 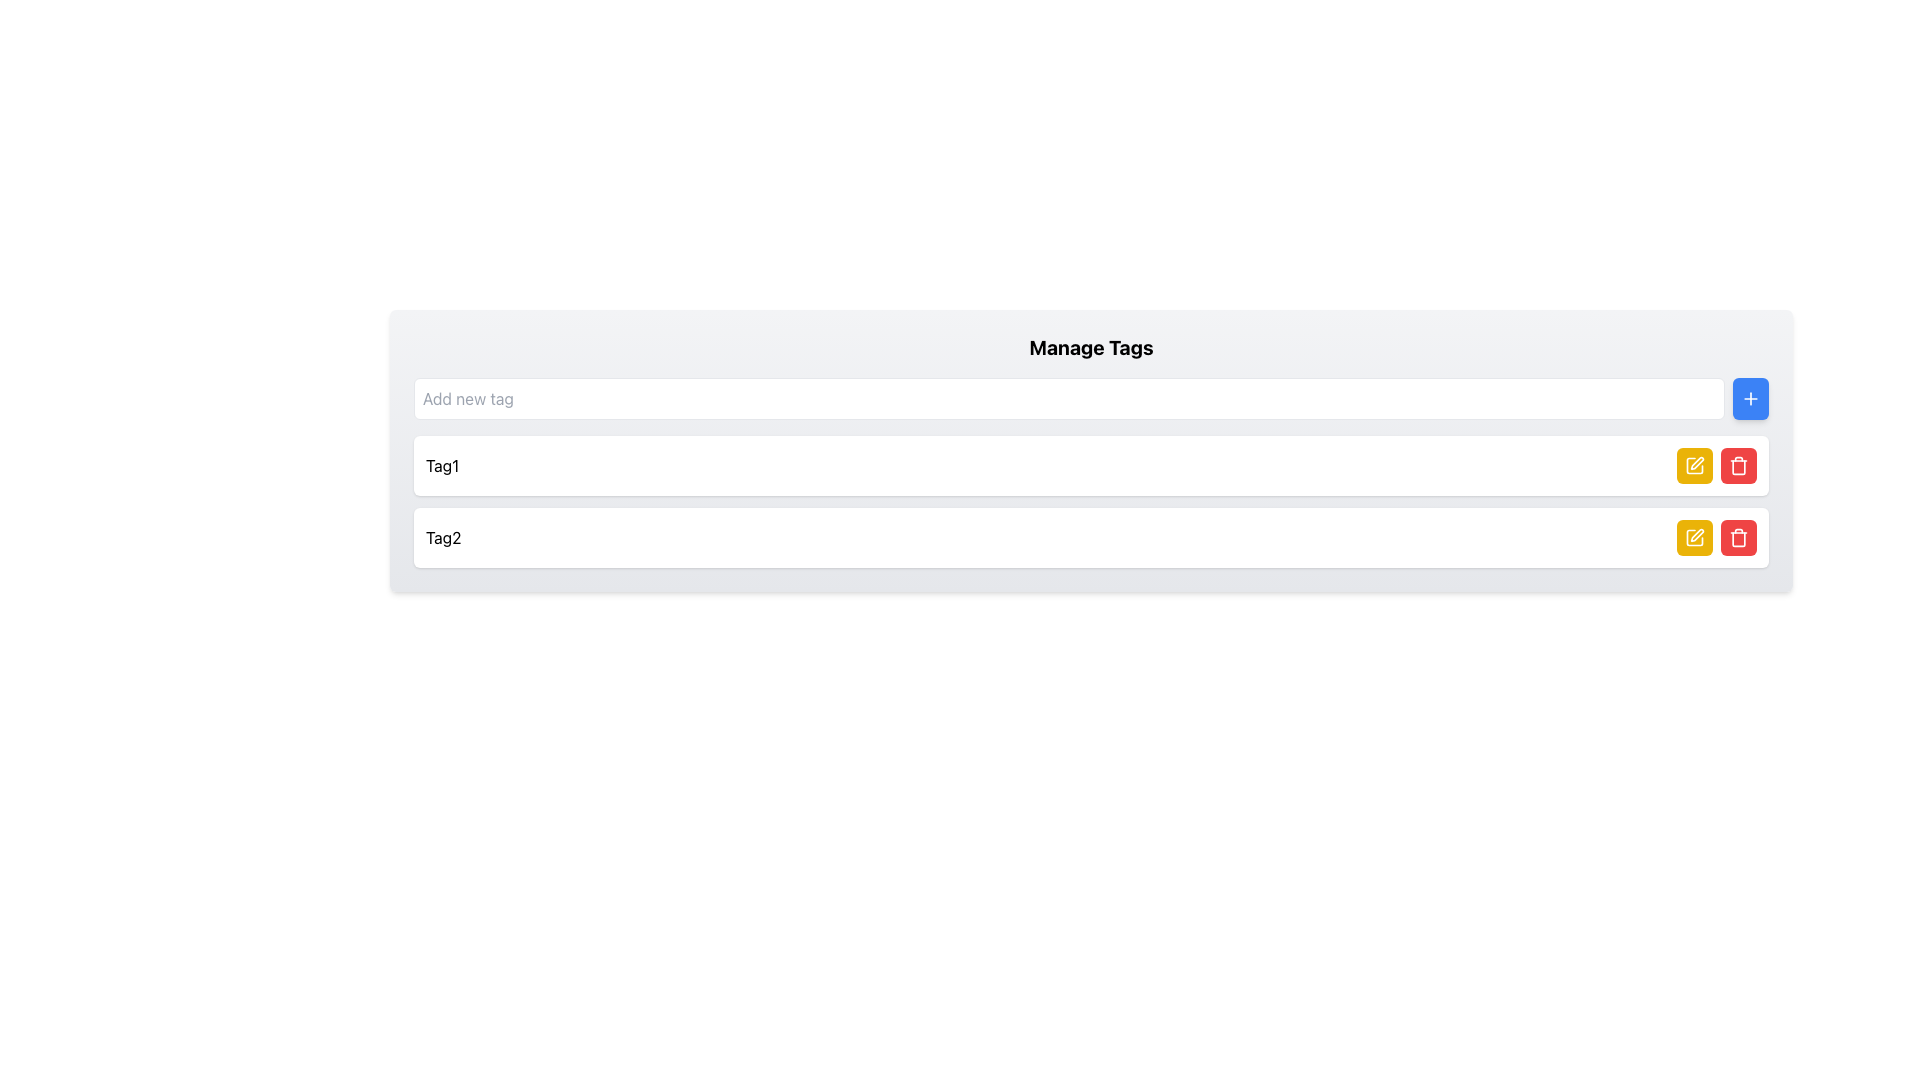 I want to click on the plus icon button, which is a small white icon on a blue circular background, located to the right of the 'Add new tag' text input field, so click(x=1750, y=398).